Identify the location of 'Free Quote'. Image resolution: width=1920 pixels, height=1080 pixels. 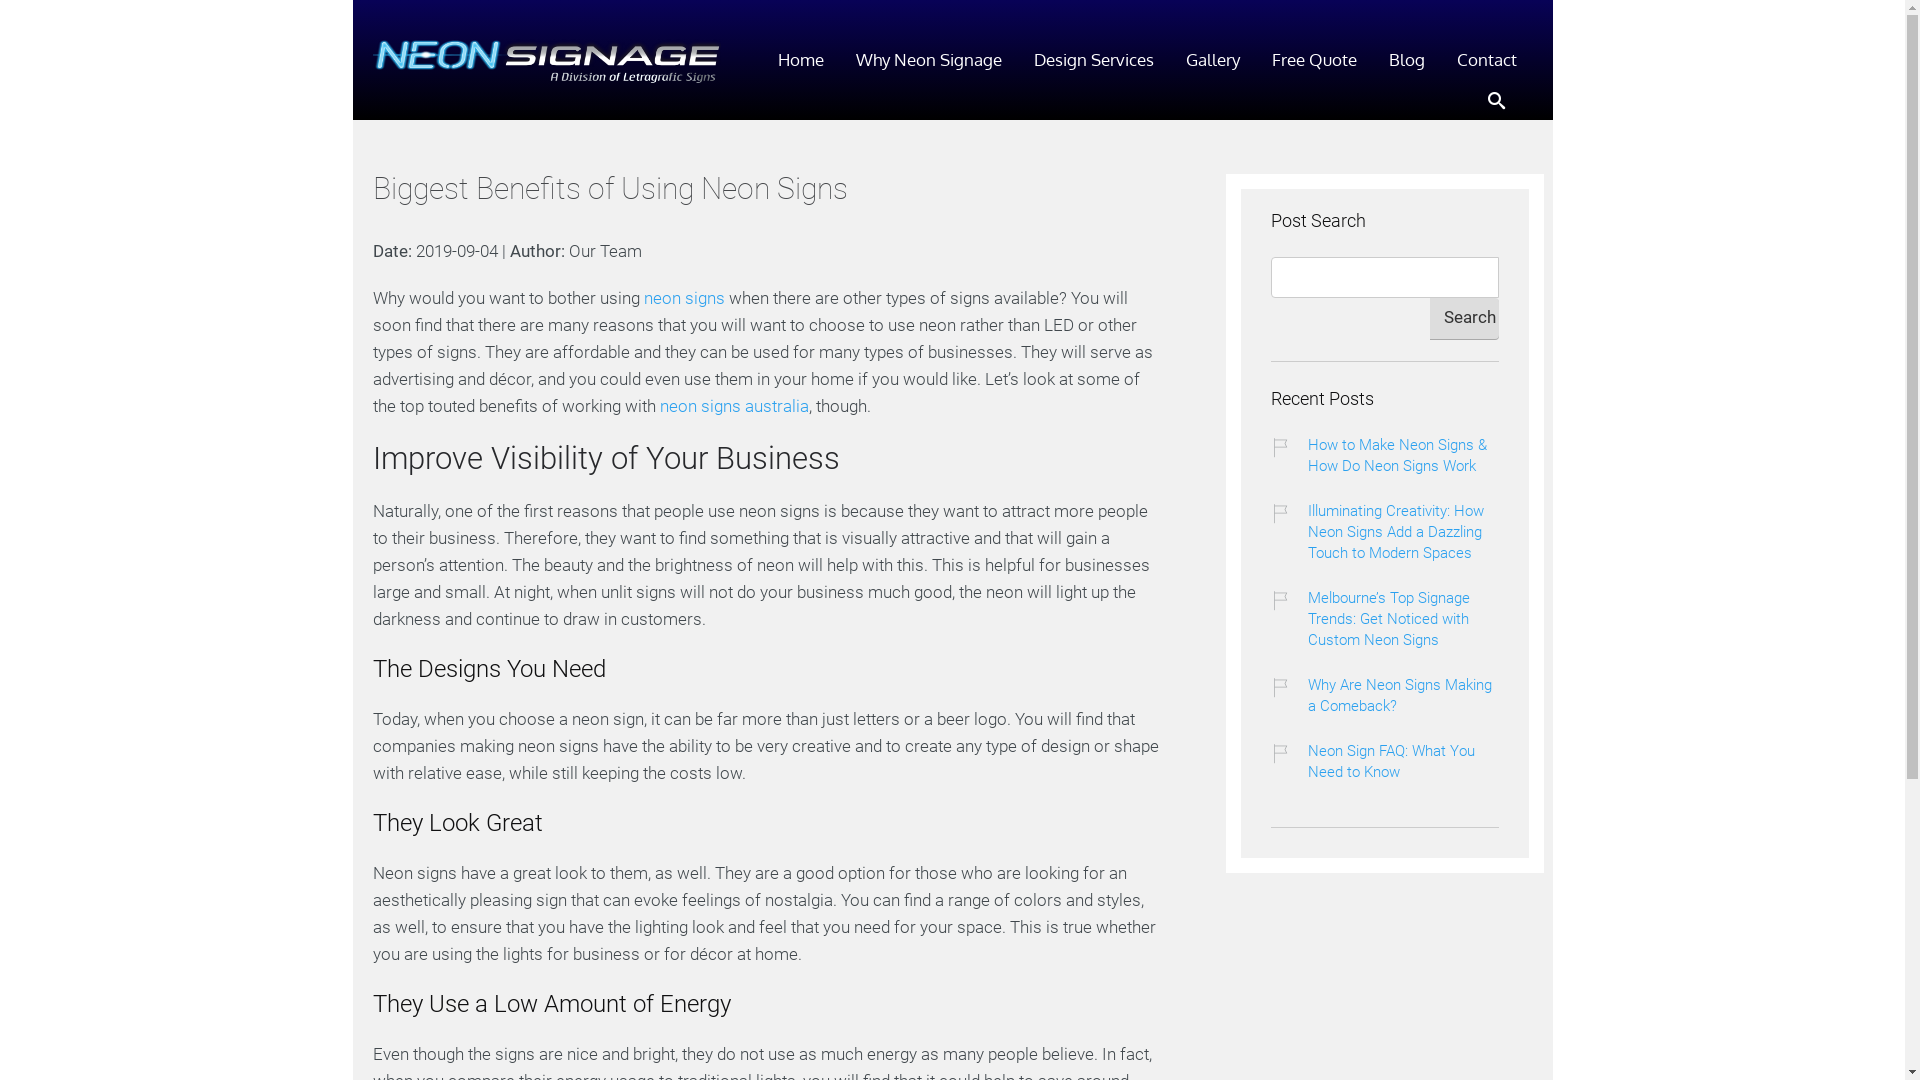
(1255, 59).